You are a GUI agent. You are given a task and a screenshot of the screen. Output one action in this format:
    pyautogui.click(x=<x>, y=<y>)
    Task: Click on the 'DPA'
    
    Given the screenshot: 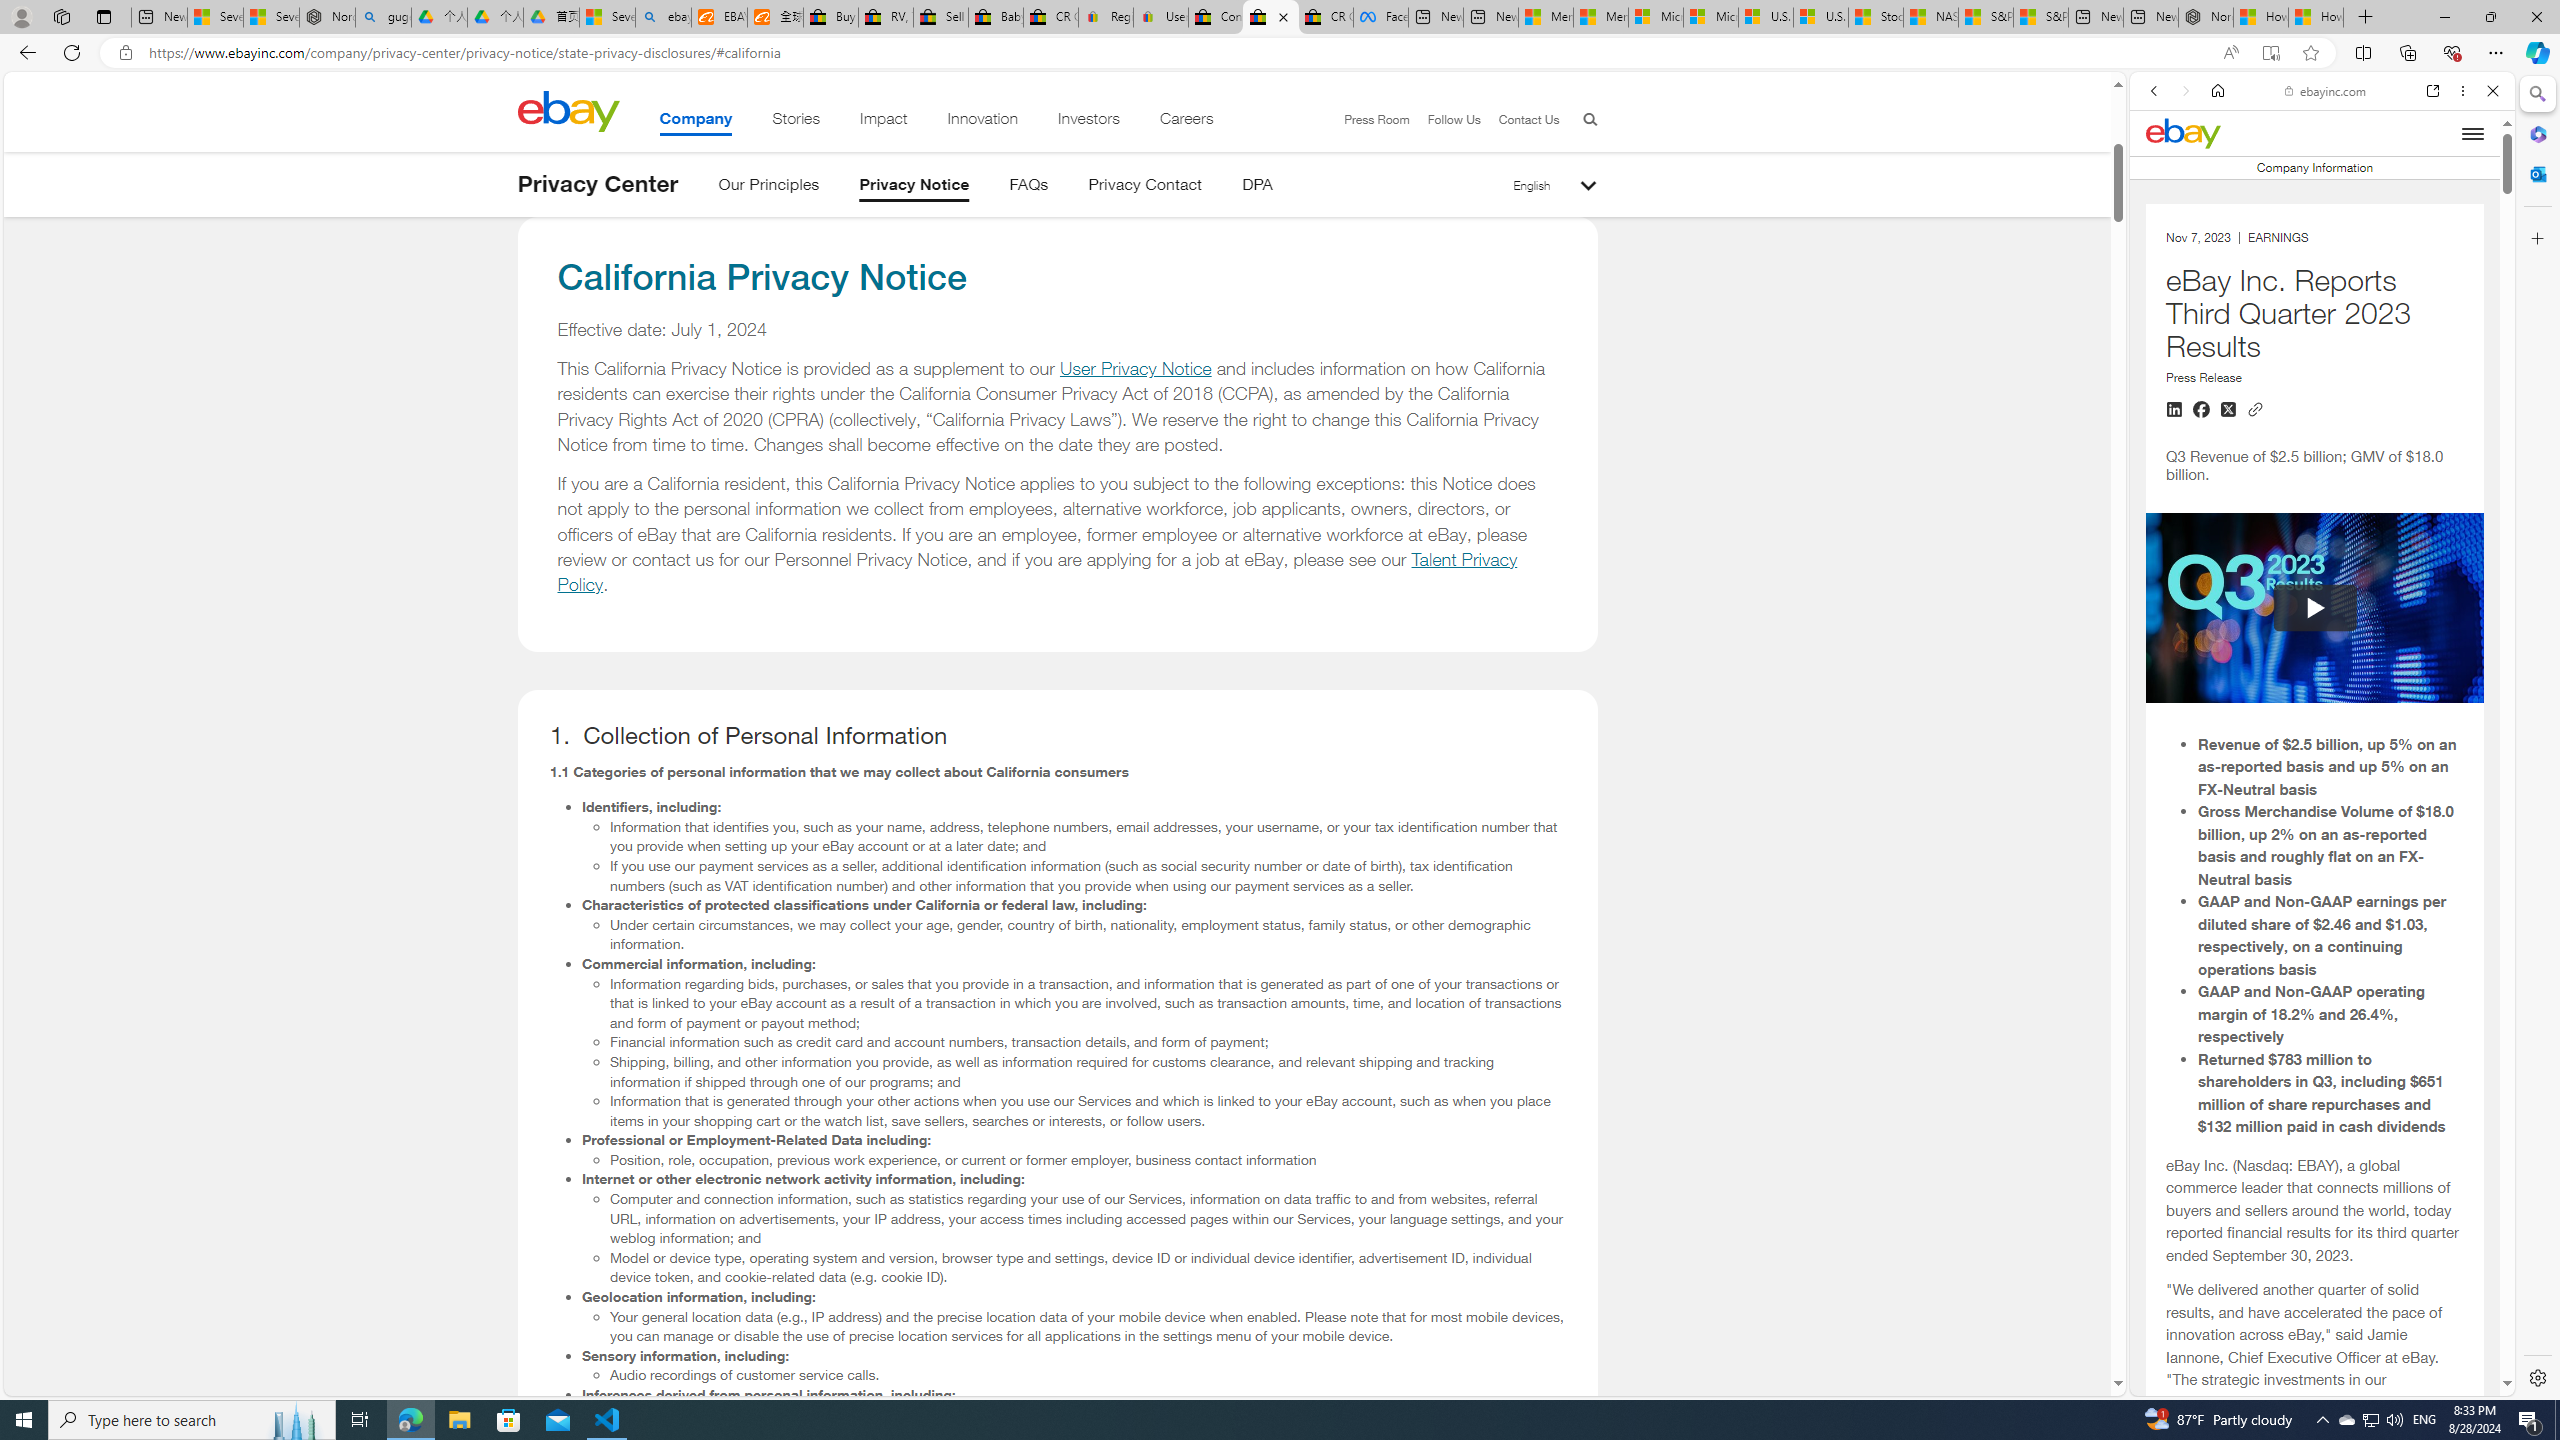 What is the action you would take?
    pyautogui.click(x=1255, y=187)
    